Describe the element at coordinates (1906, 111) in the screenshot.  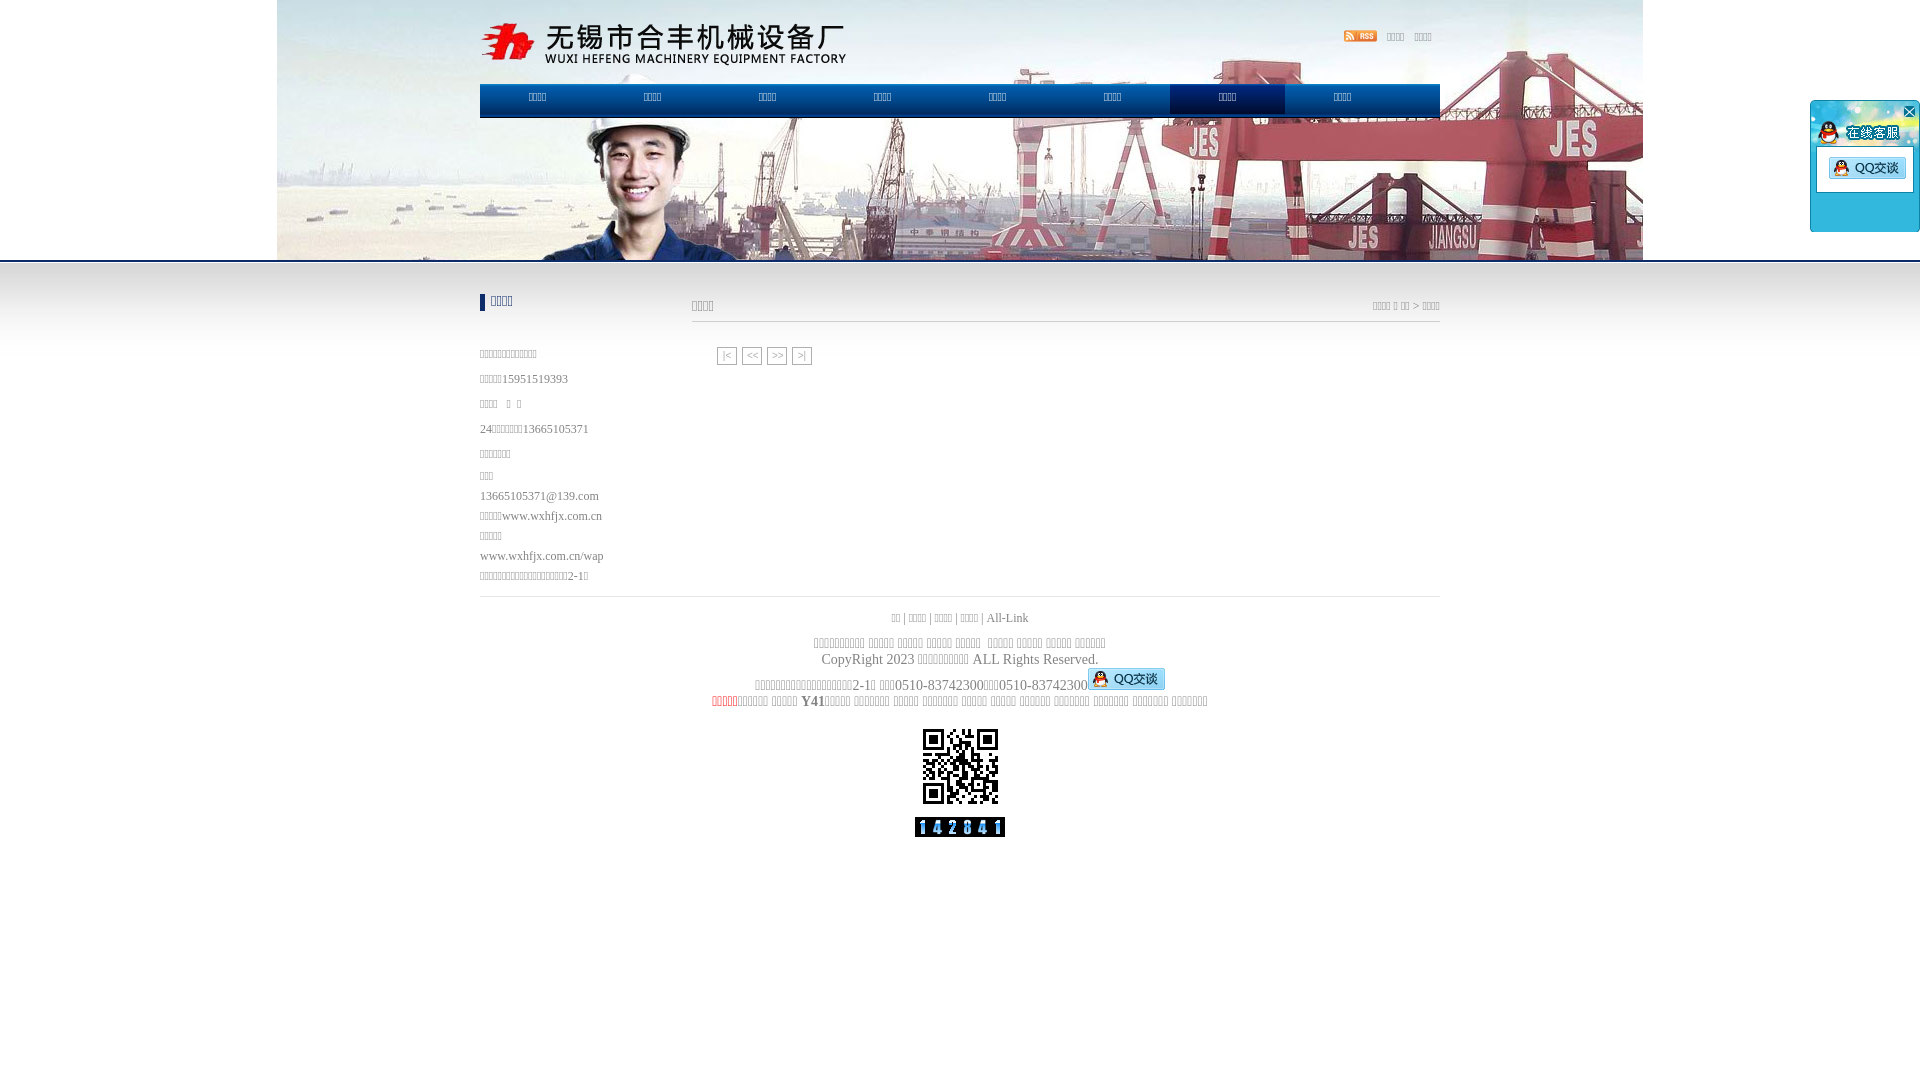
I see `' '` at that location.